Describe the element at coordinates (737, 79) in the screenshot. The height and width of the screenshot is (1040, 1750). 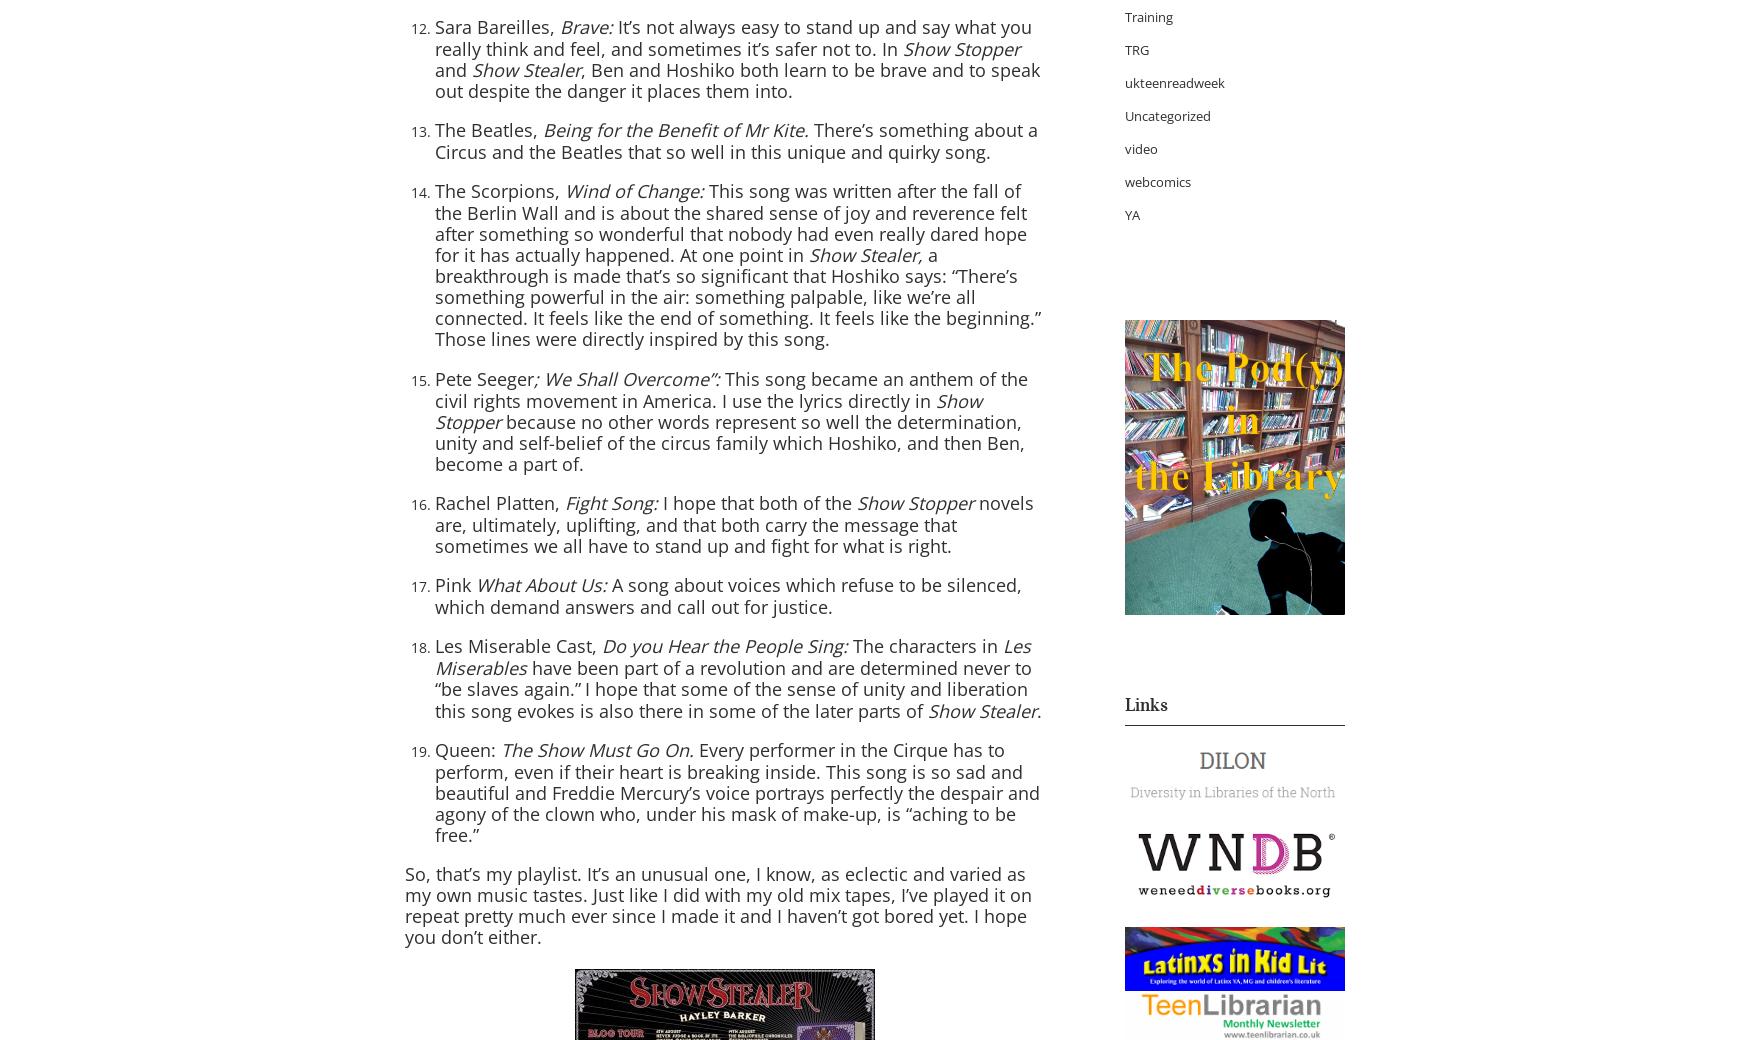
I see `', Ben and Hoshiko both learn to be brave and to speak out despite the danger it places them into.'` at that location.